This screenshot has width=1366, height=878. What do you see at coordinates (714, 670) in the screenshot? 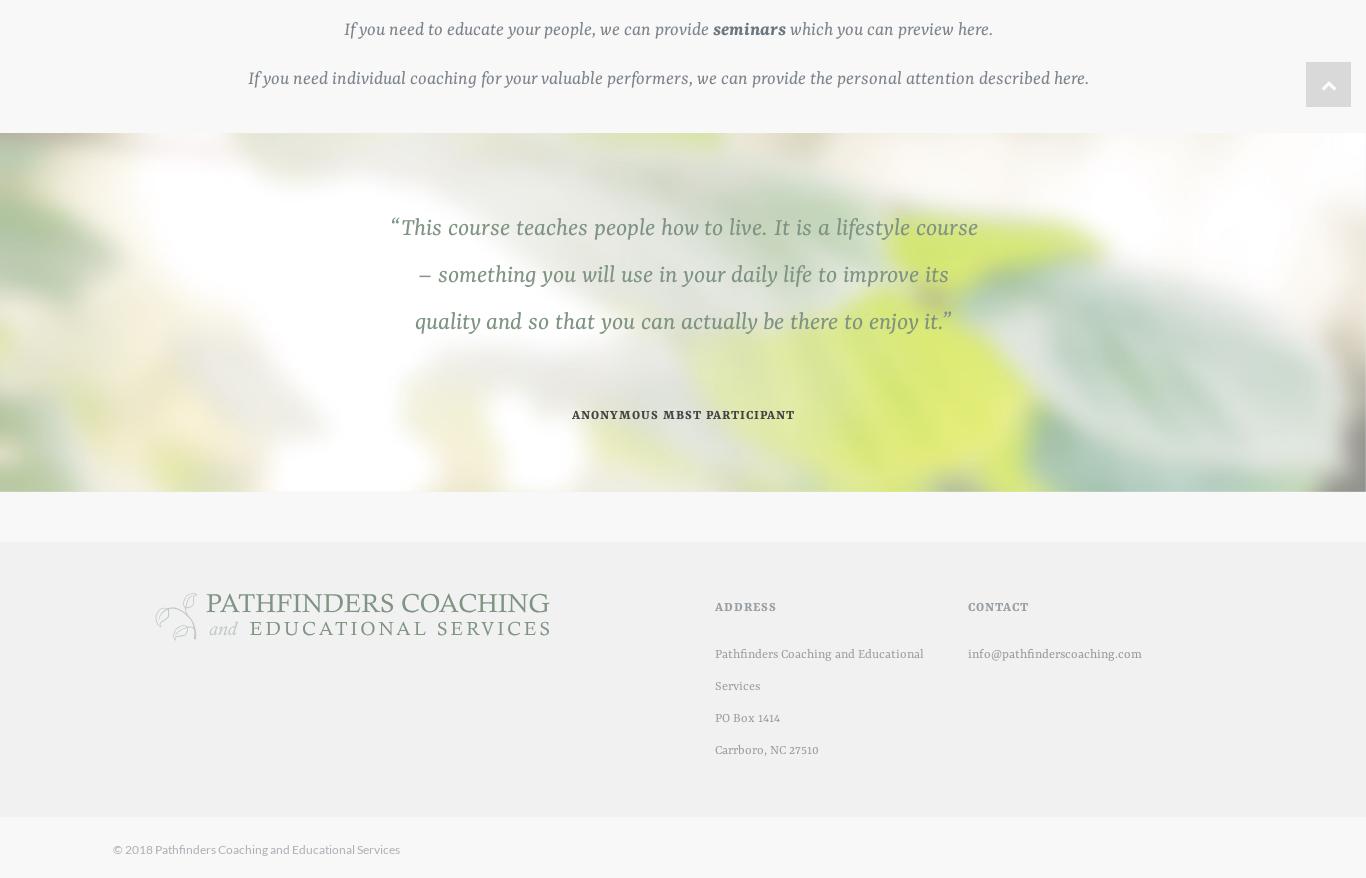
I see `'Pathfinders Coaching and Educational Services'` at bounding box center [714, 670].